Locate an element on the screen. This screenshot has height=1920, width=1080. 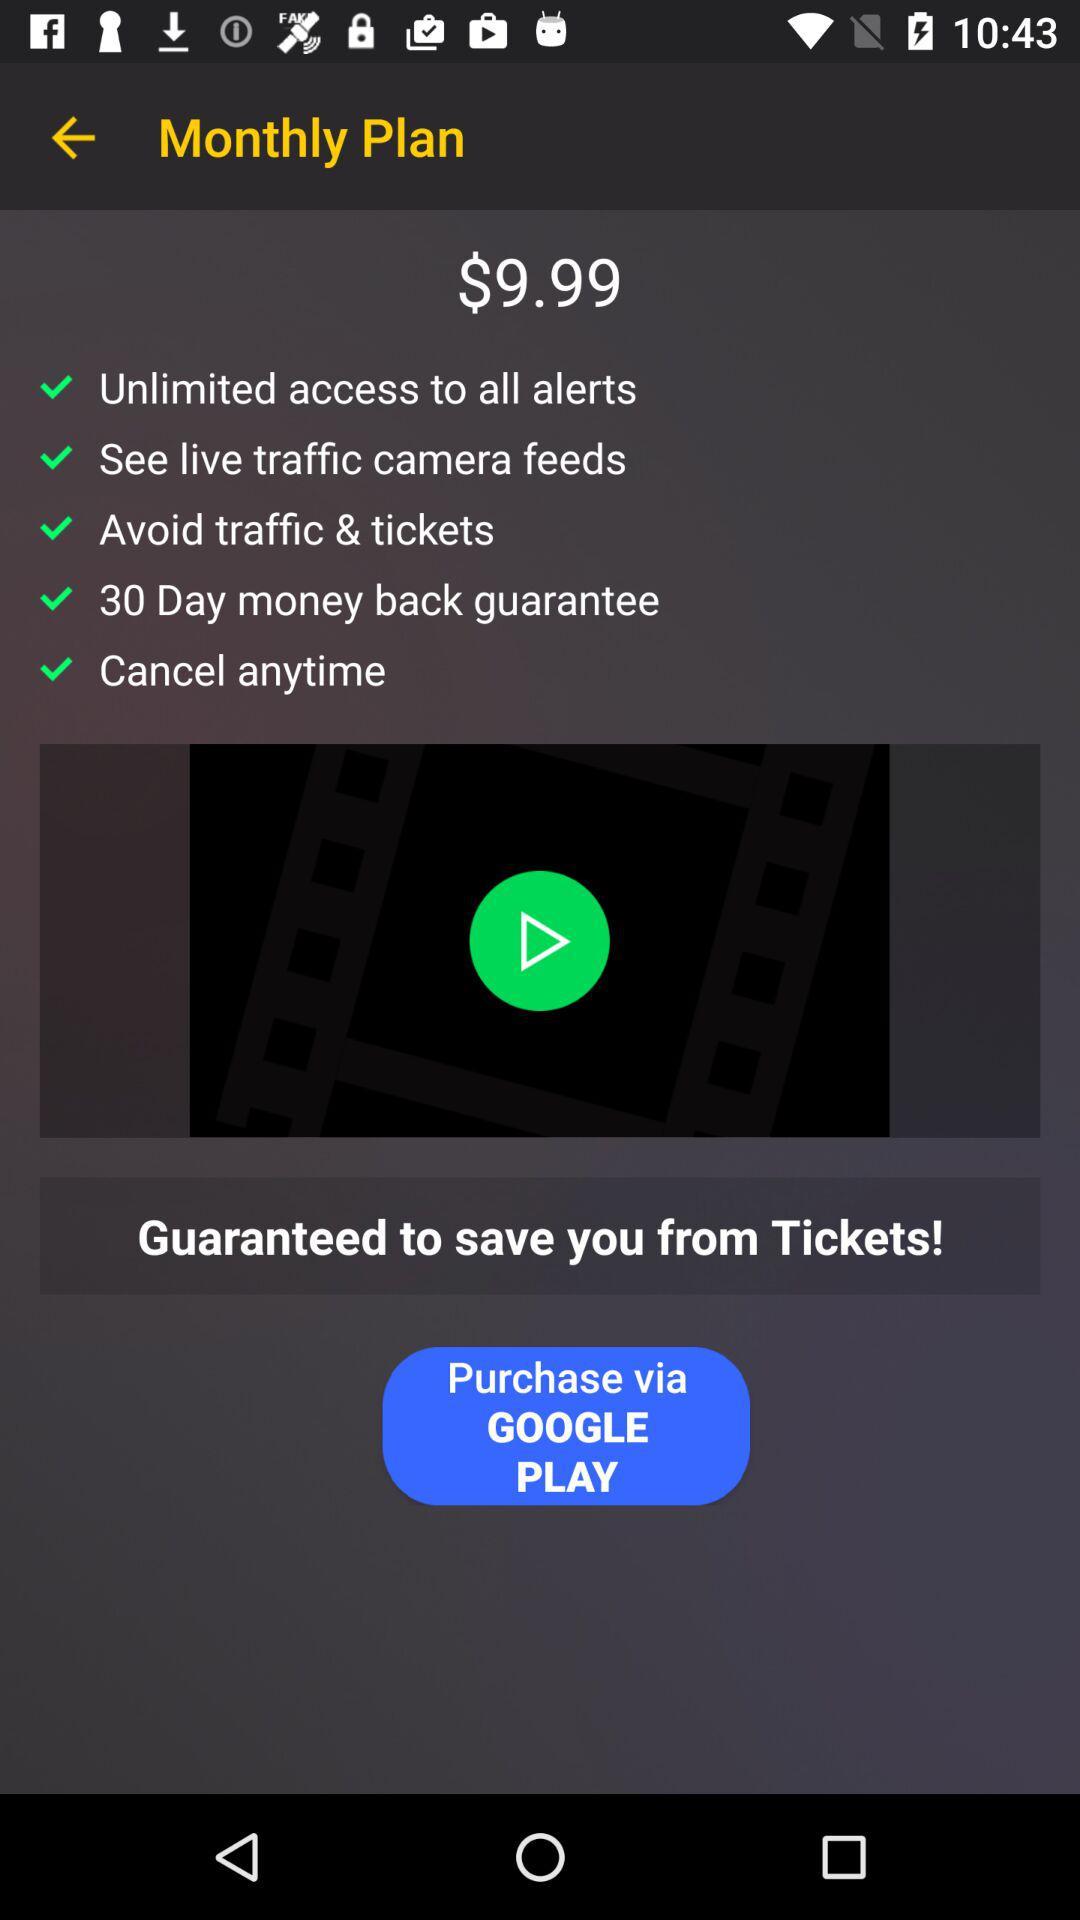
the item below guaranteed to save is located at coordinates (566, 1425).